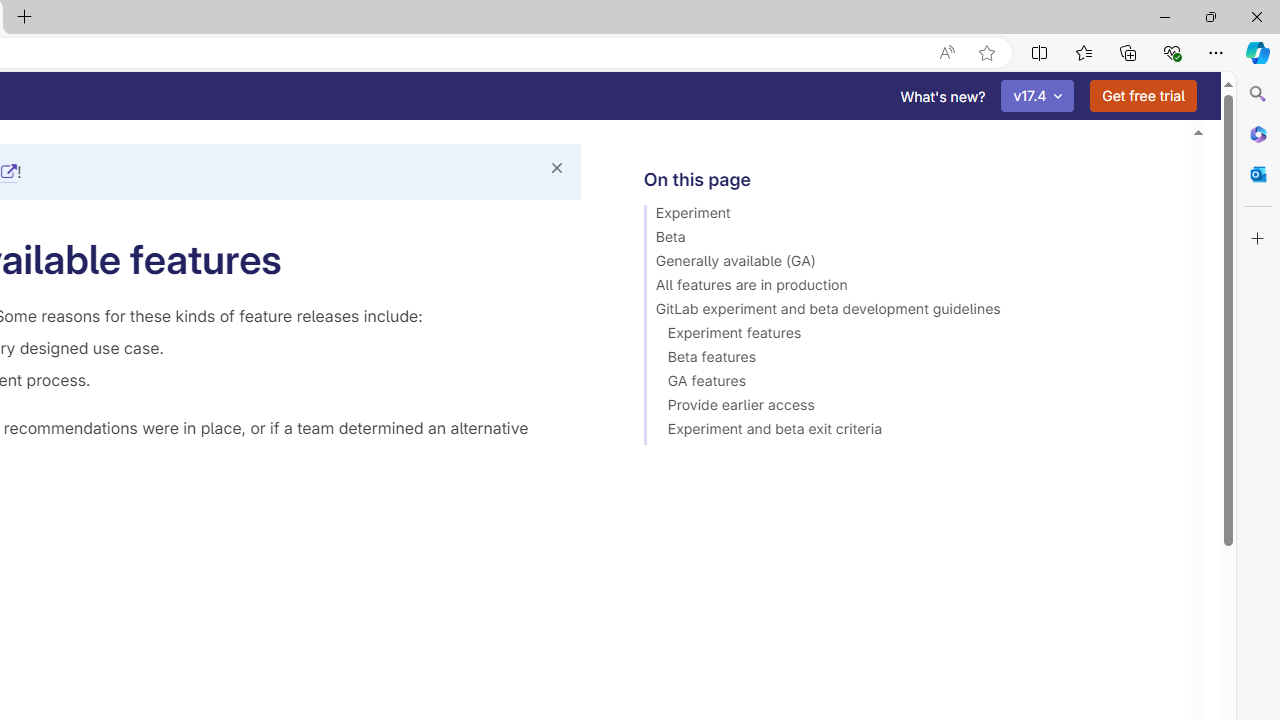  What do you see at coordinates (907, 263) in the screenshot?
I see `'Generally available (GA)'` at bounding box center [907, 263].